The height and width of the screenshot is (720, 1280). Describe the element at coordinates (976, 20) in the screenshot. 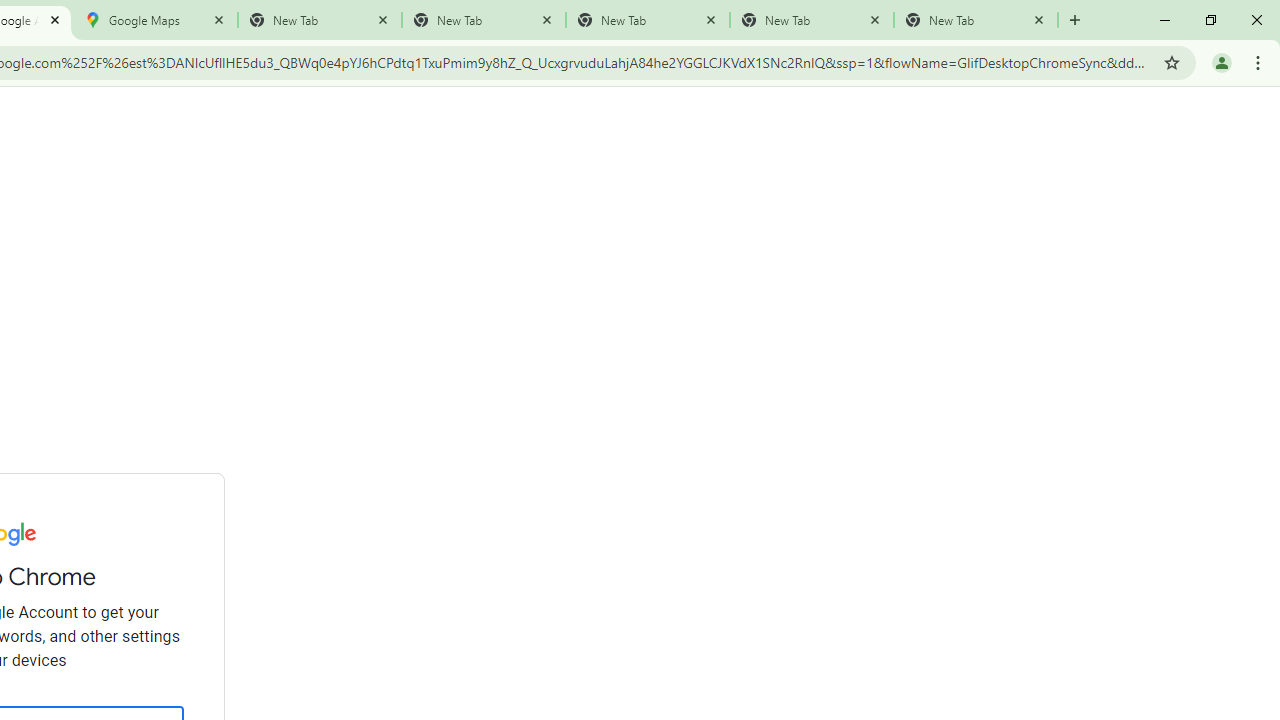

I see `'New Tab'` at that location.